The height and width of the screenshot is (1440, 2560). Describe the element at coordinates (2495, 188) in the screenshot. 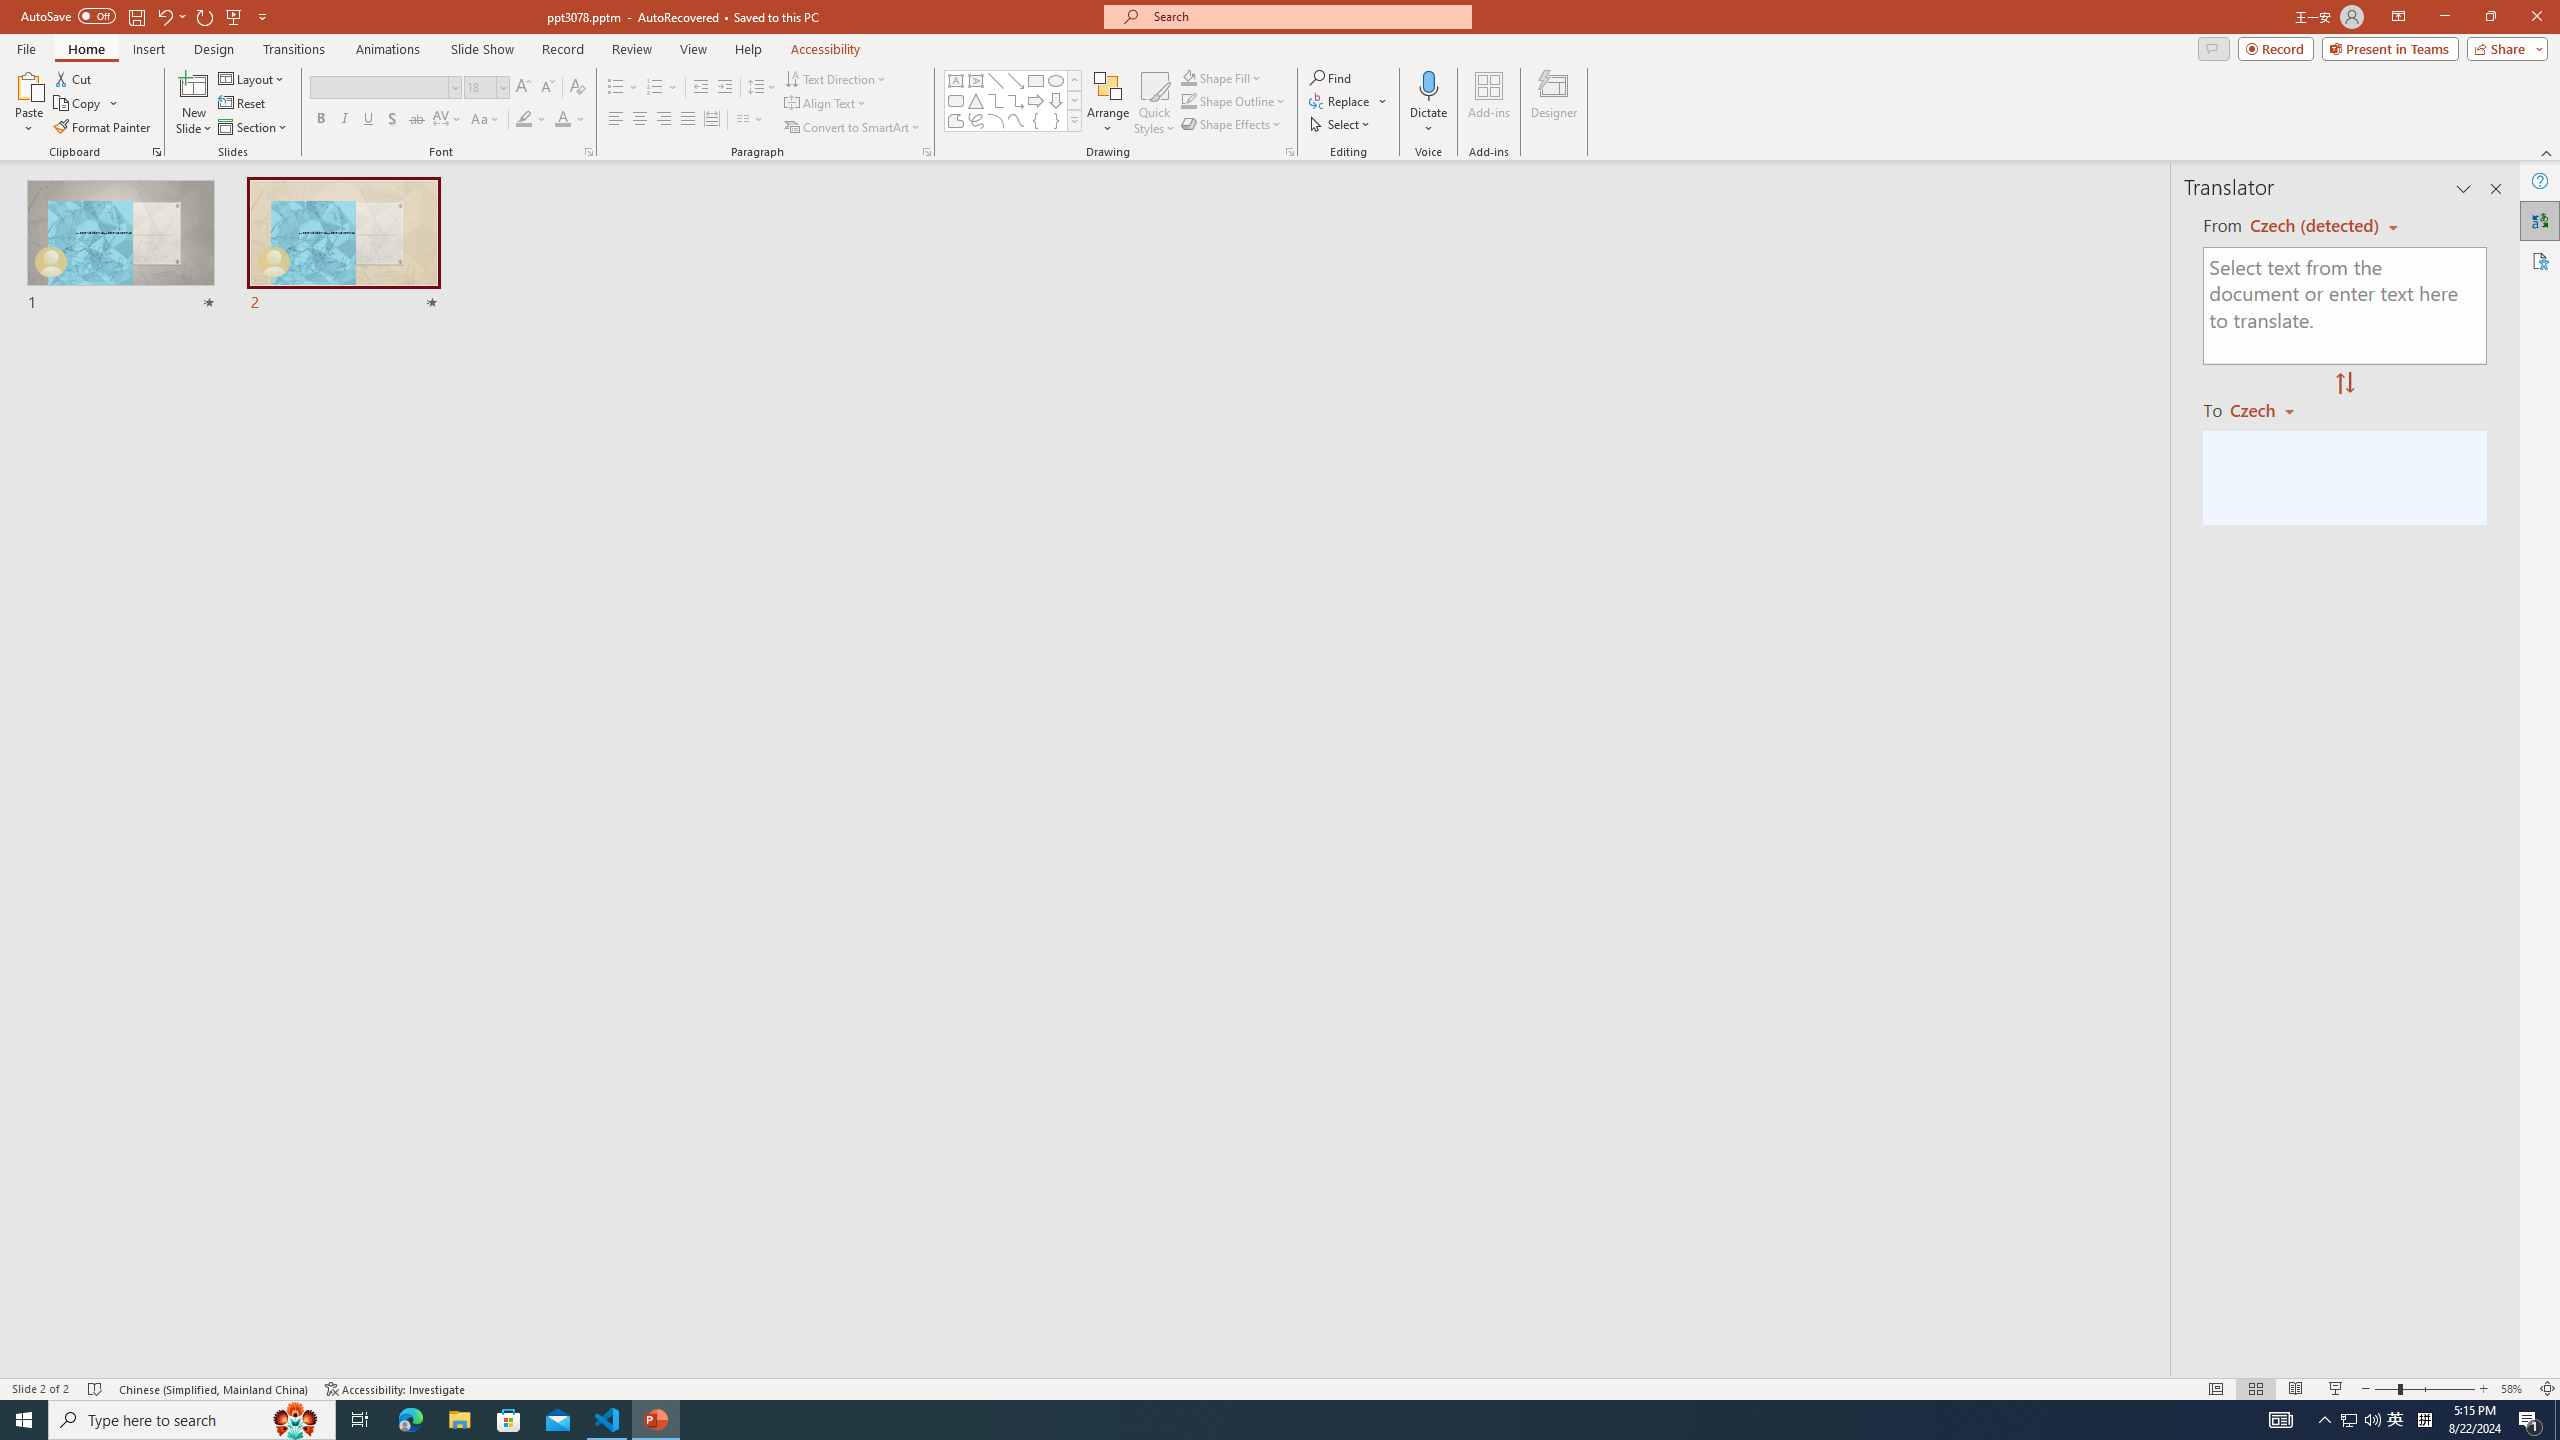

I see `'Close pane'` at that location.